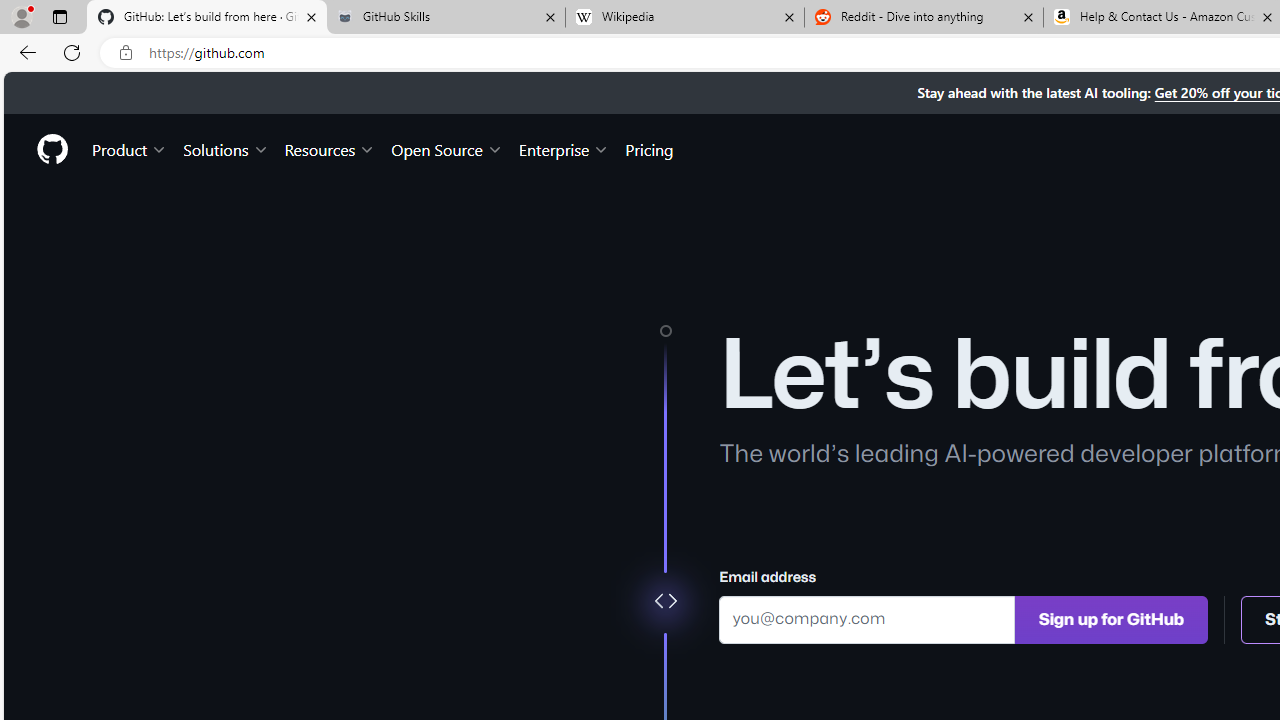 The width and height of the screenshot is (1280, 720). Describe the element at coordinates (24, 51) in the screenshot. I see `'Back'` at that location.